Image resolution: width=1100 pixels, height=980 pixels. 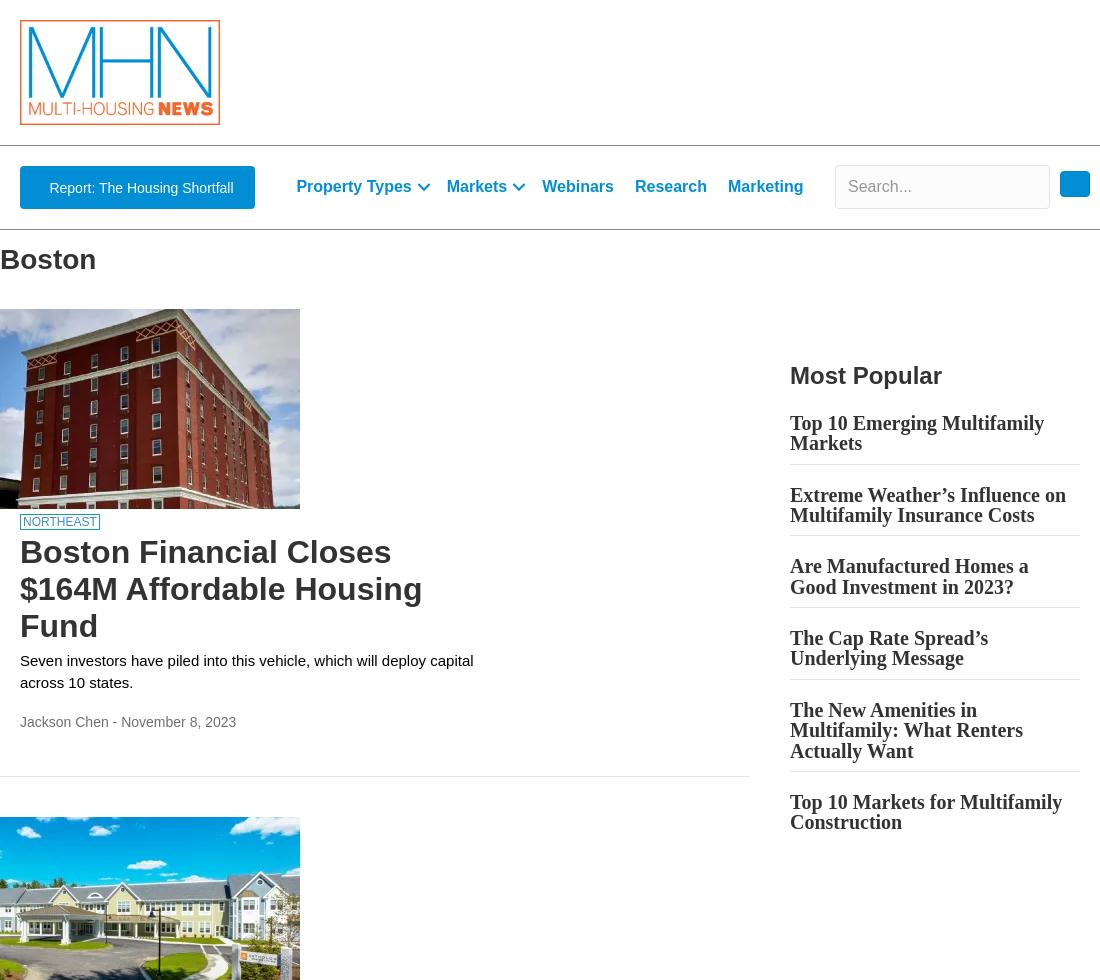 I want to click on 'Top 10 Emerging Multifamily Markets', so click(x=916, y=432).